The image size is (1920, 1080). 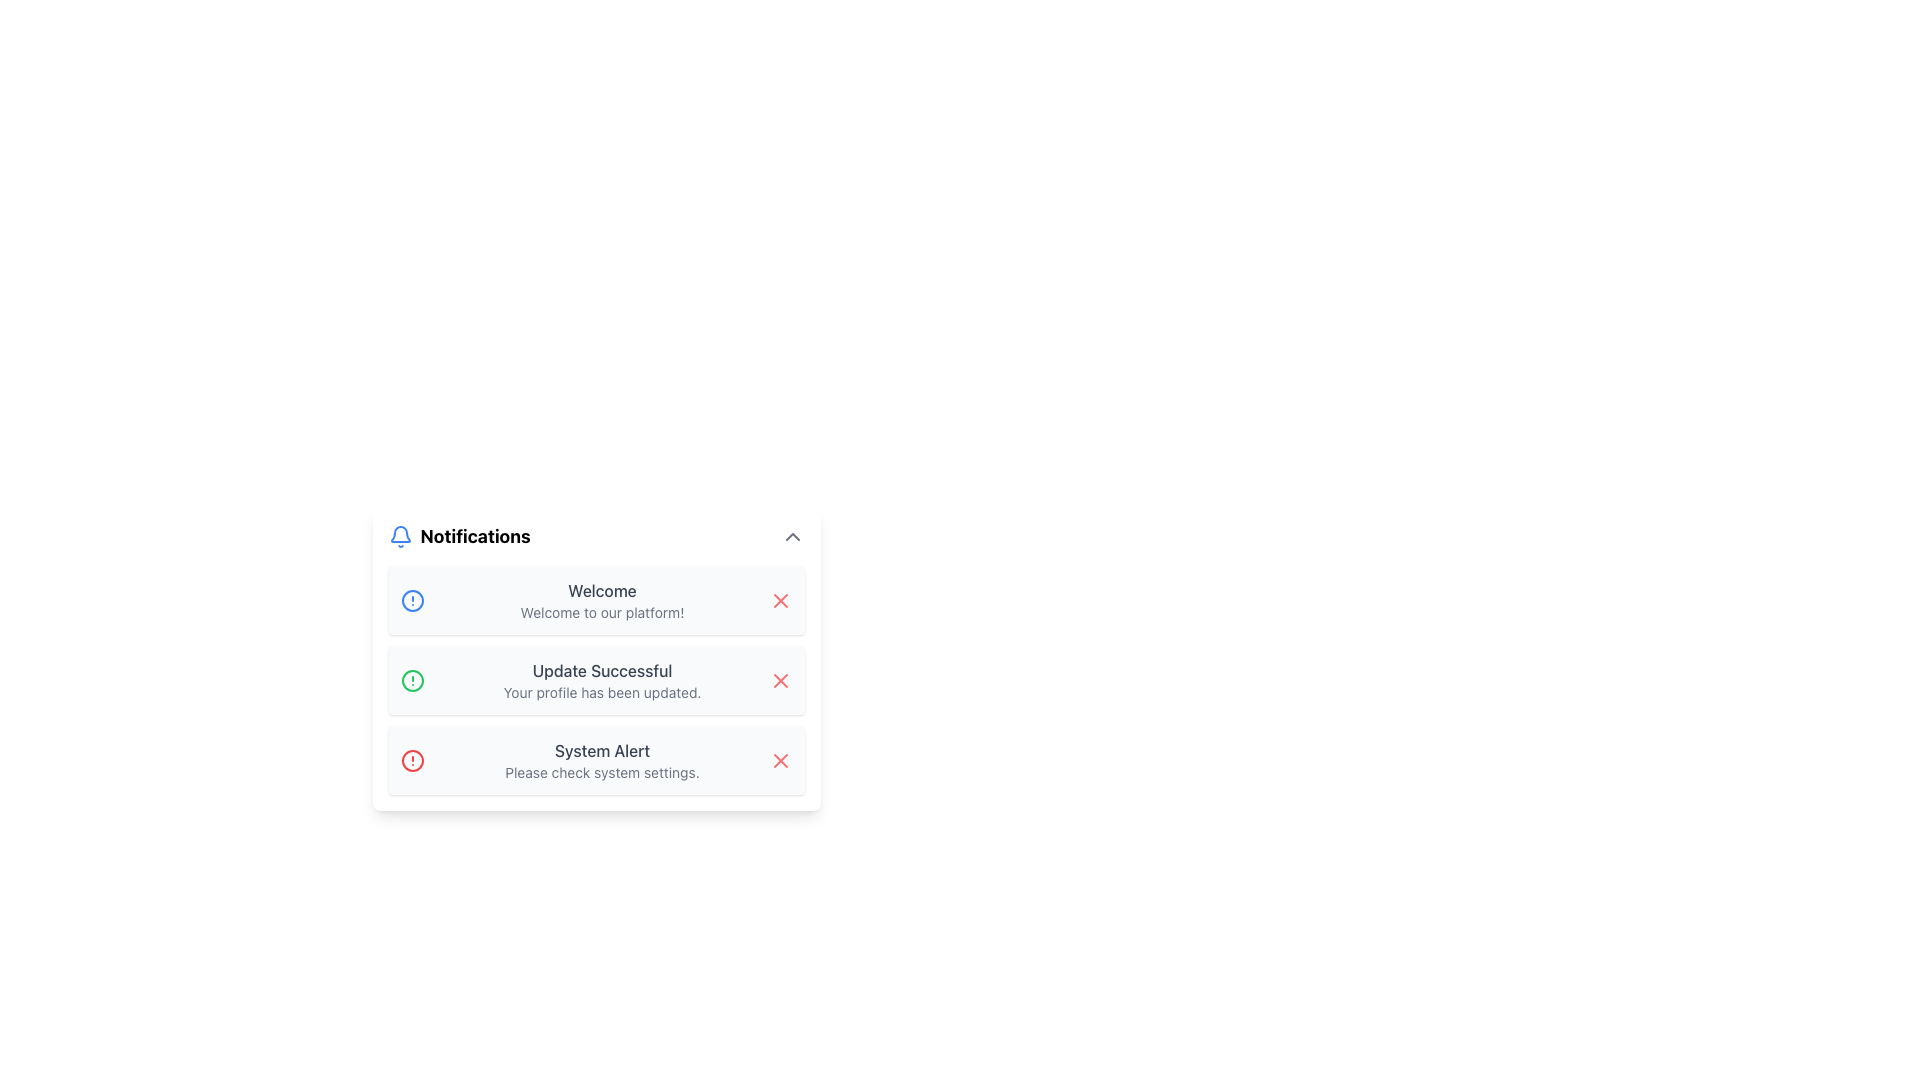 What do you see at coordinates (779, 680) in the screenshot?
I see `properties of the red 'X' close button found in the notification panel, located to the far right of the 'Update Successful' notification` at bounding box center [779, 680].